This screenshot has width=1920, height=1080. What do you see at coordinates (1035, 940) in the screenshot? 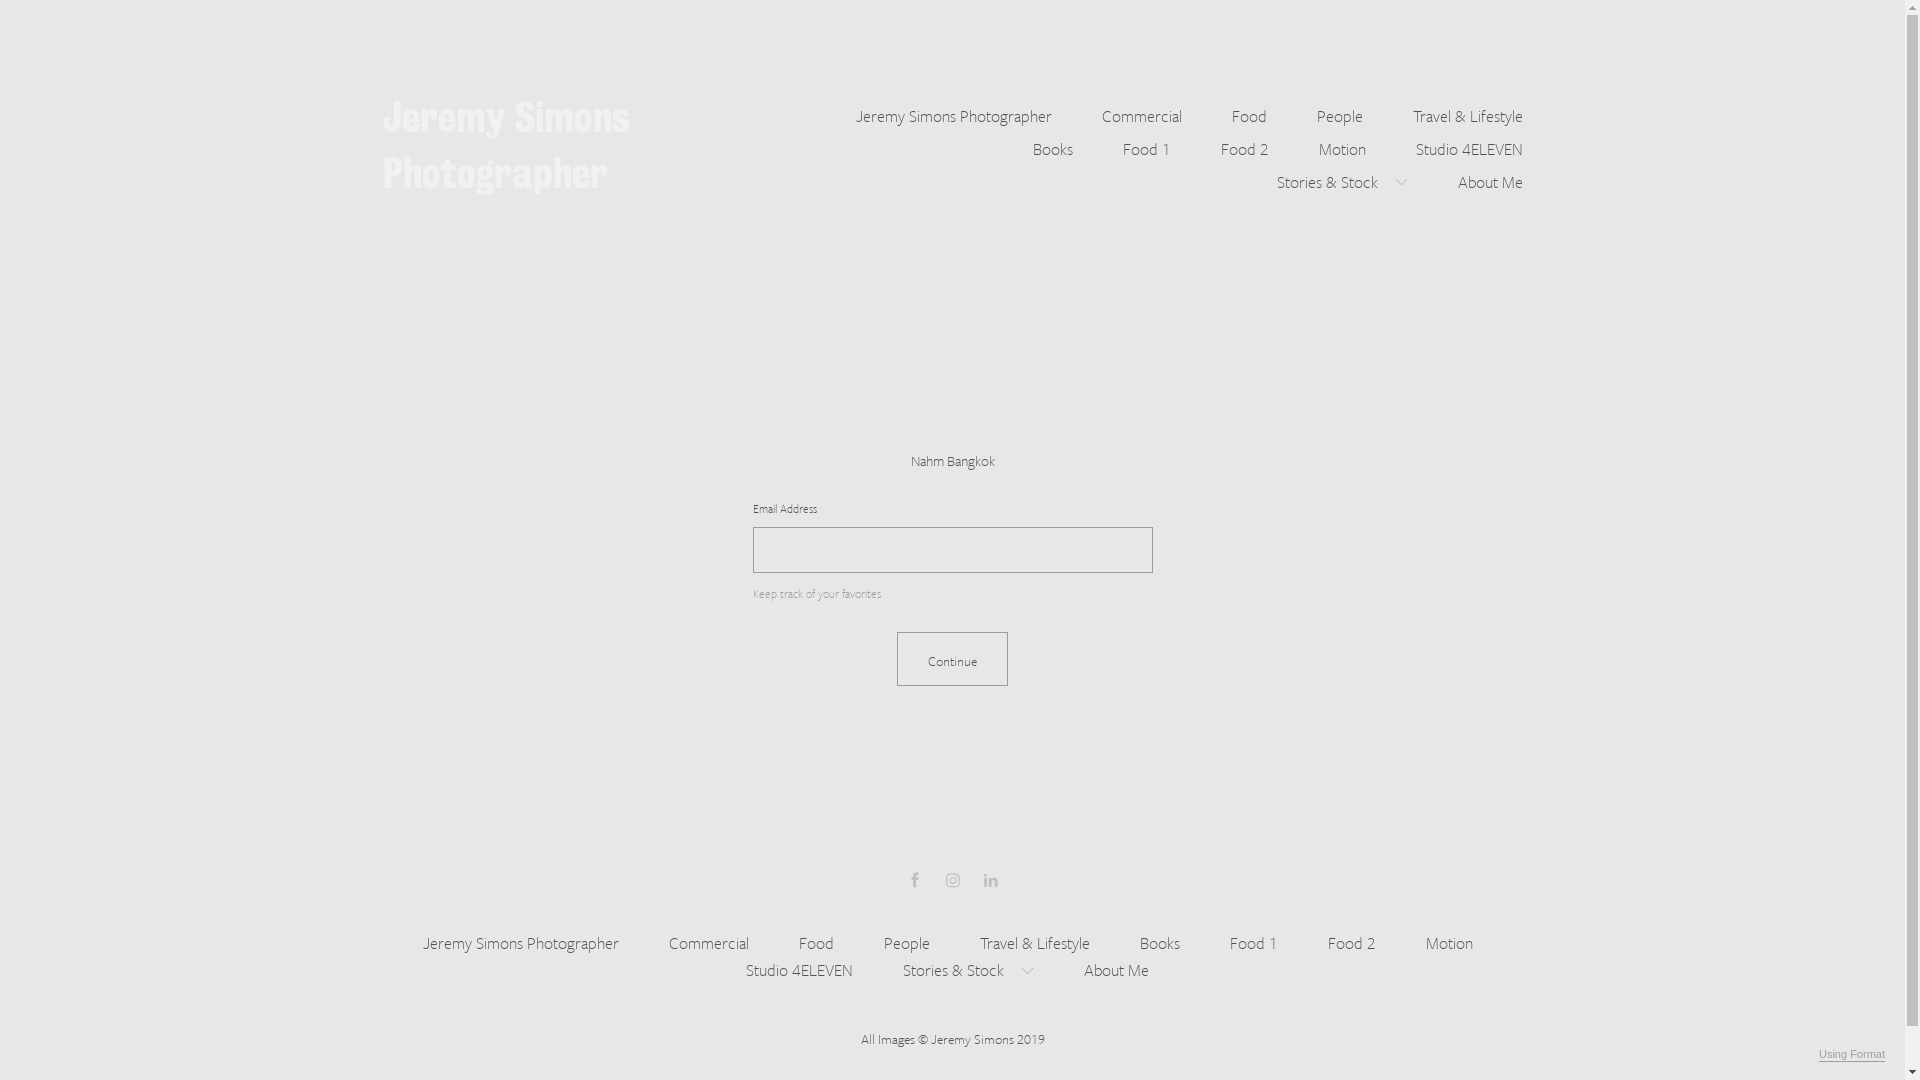
I see `'Travel & Lifestyle'` at bounding box center [1035, 940].